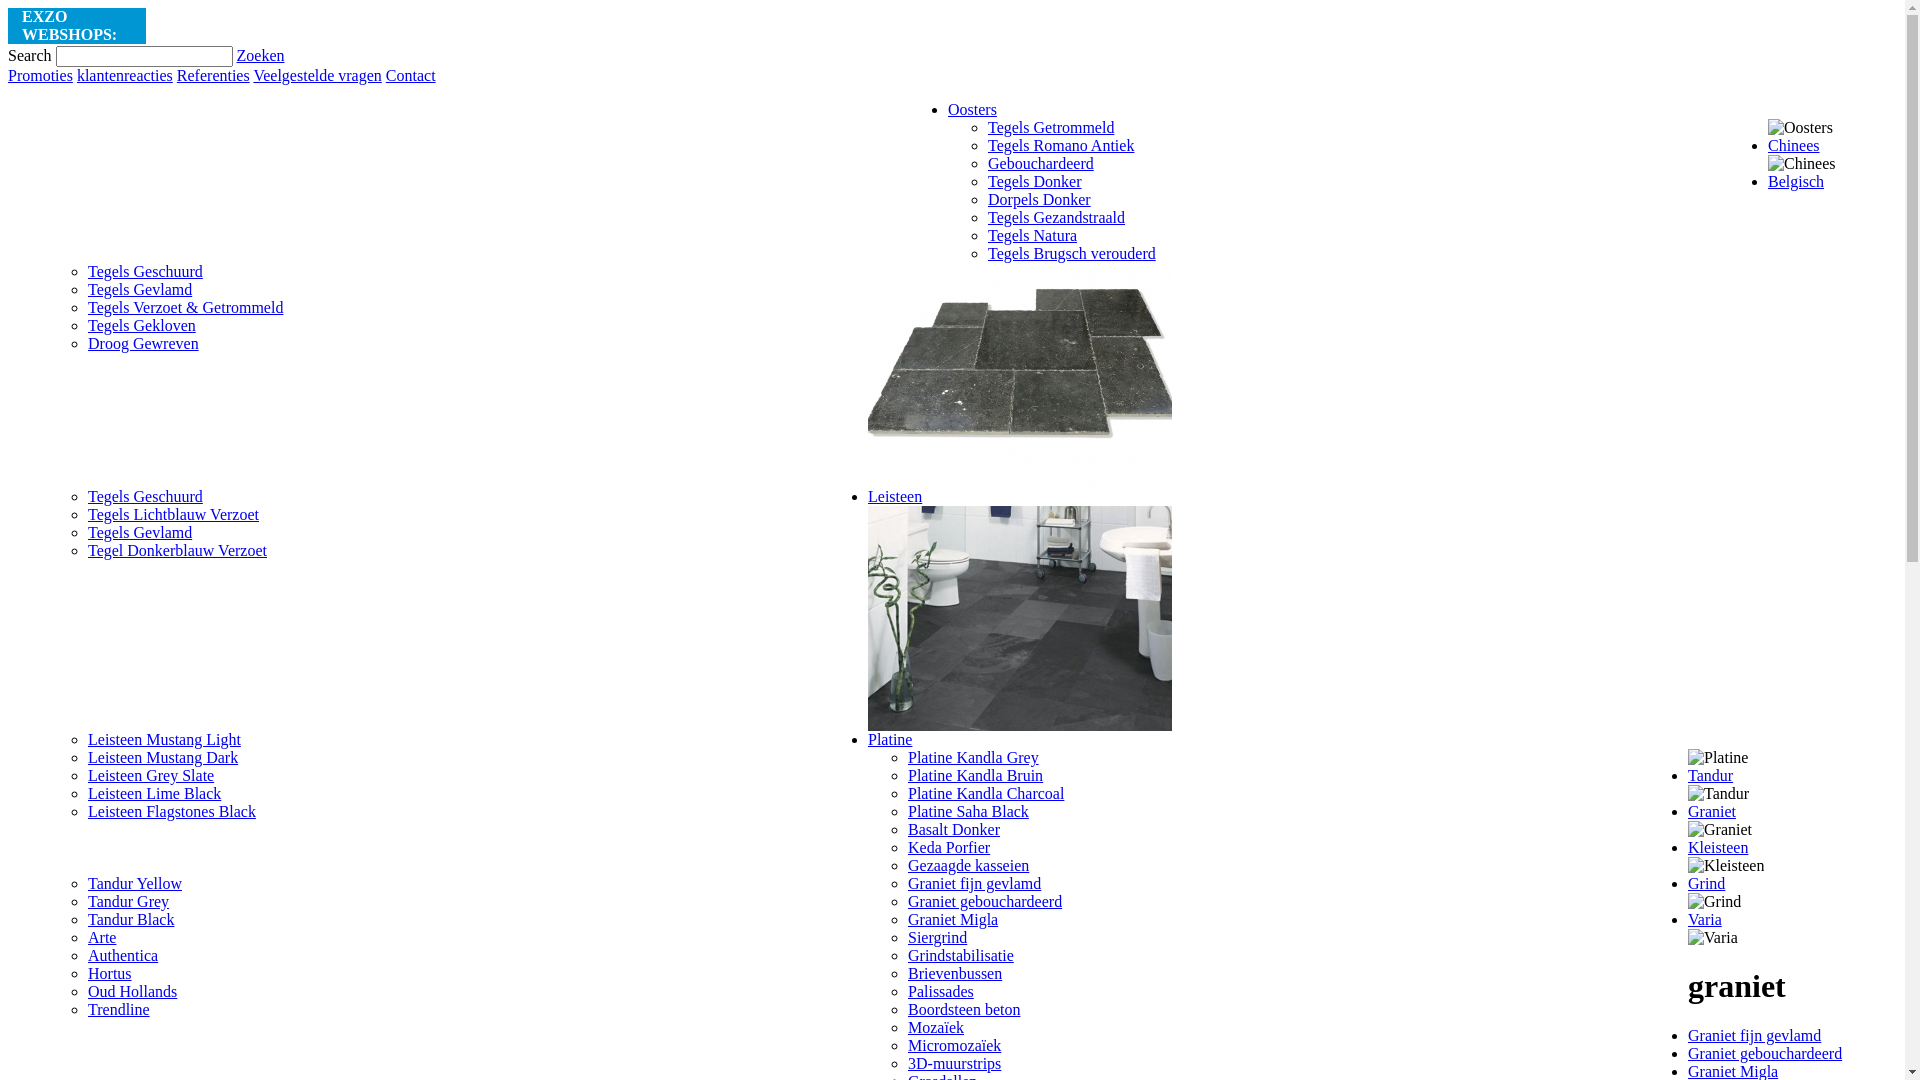 This screenshot has height=1080, width=1920. Describe the element at coordinates (939, 991) in the screenshot. I see `'Palissades'` at that location.